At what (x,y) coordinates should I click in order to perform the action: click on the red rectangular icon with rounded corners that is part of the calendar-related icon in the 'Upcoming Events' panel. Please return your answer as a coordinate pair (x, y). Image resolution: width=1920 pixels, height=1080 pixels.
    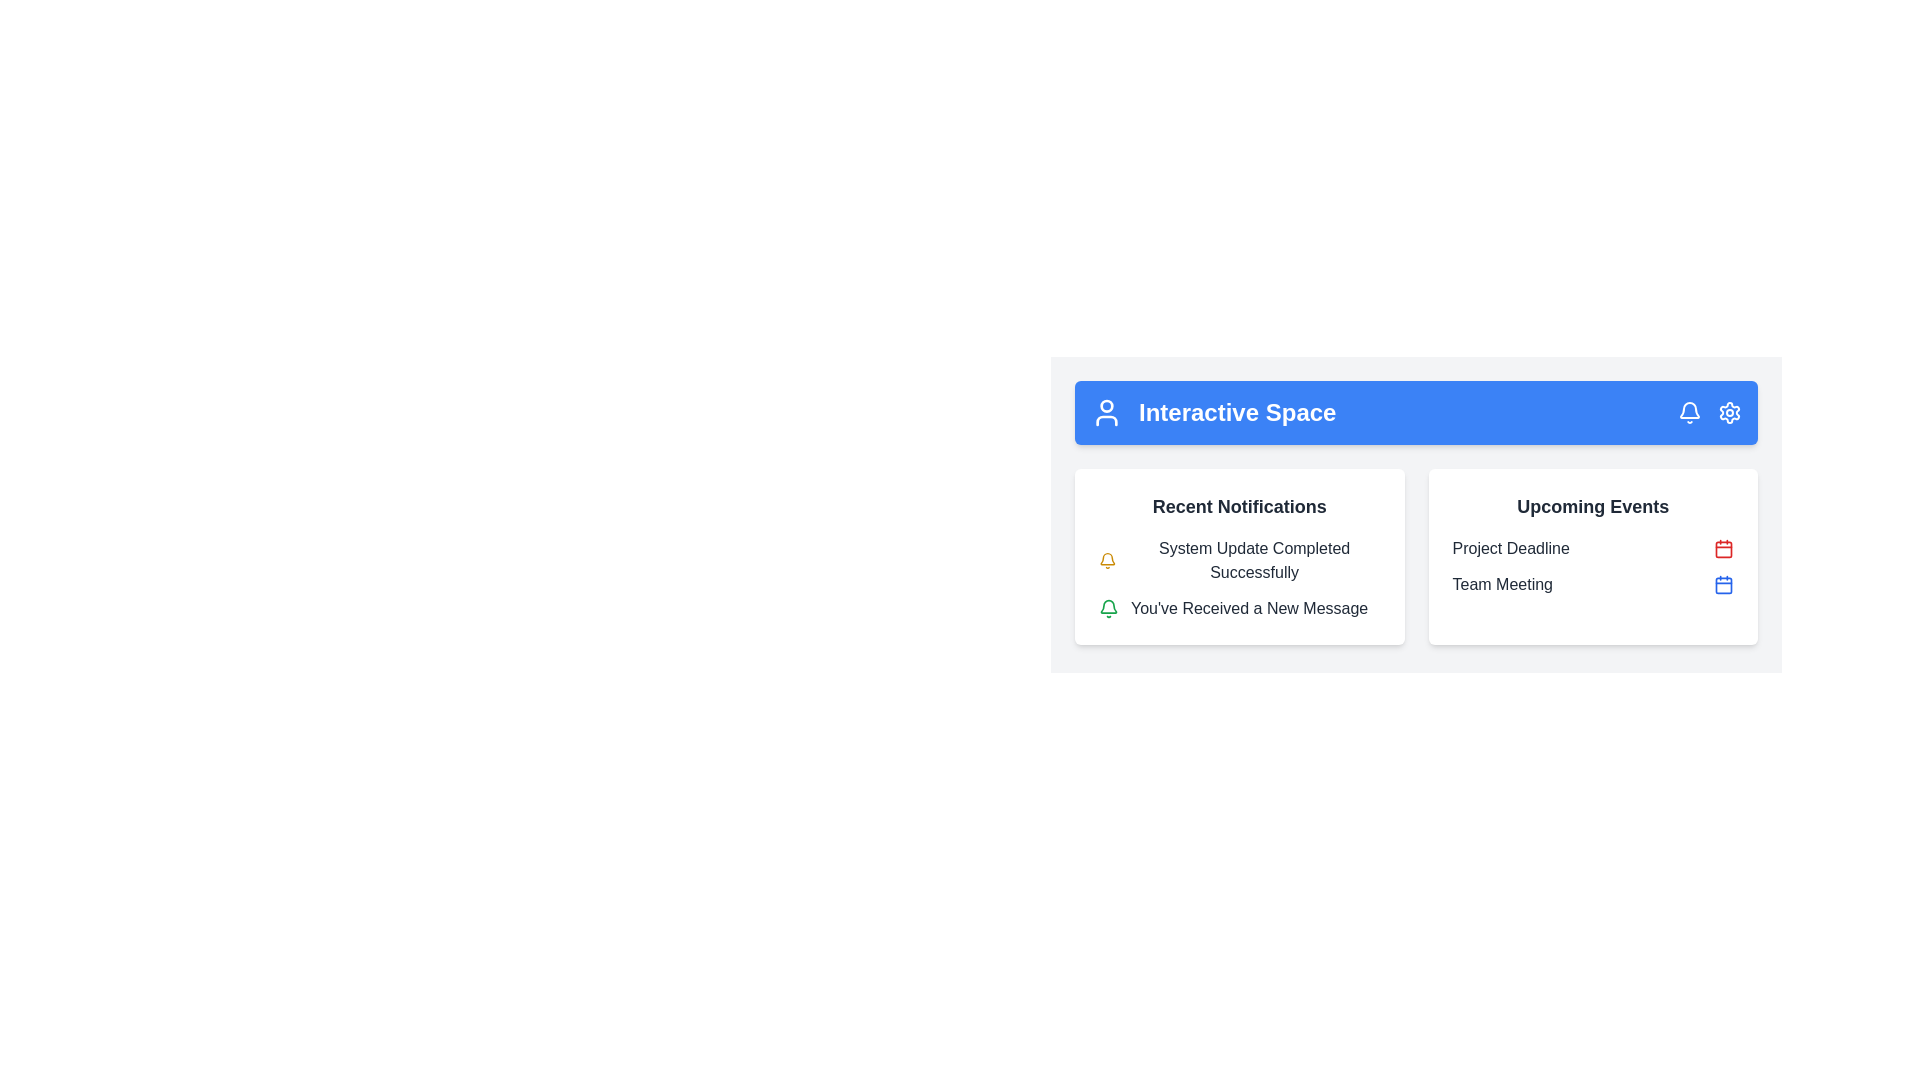
    Looking at the image, I should click on (1722, 548).